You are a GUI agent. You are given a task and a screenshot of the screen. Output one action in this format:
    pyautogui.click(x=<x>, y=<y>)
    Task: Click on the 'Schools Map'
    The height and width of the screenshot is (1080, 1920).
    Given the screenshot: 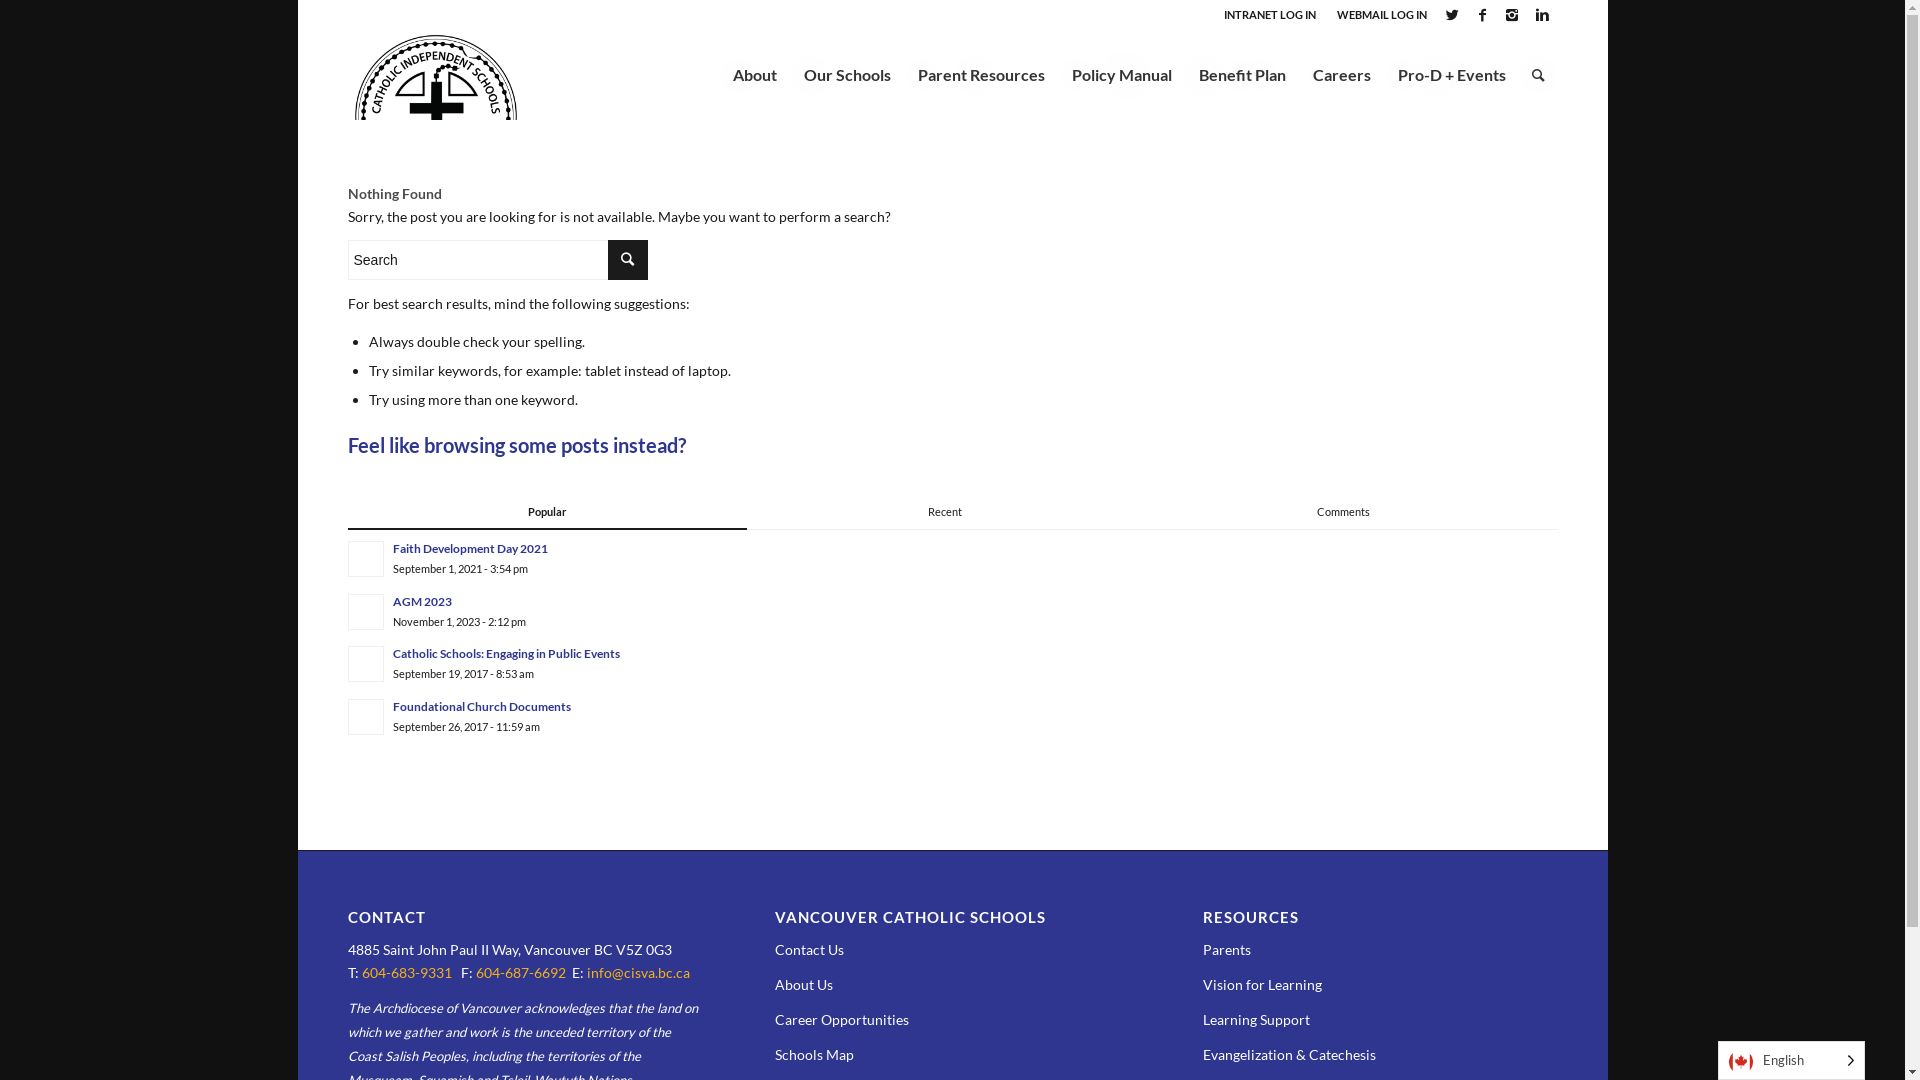 What is the action you would take?
    pyautogui.click(x=814, y=1053)
    